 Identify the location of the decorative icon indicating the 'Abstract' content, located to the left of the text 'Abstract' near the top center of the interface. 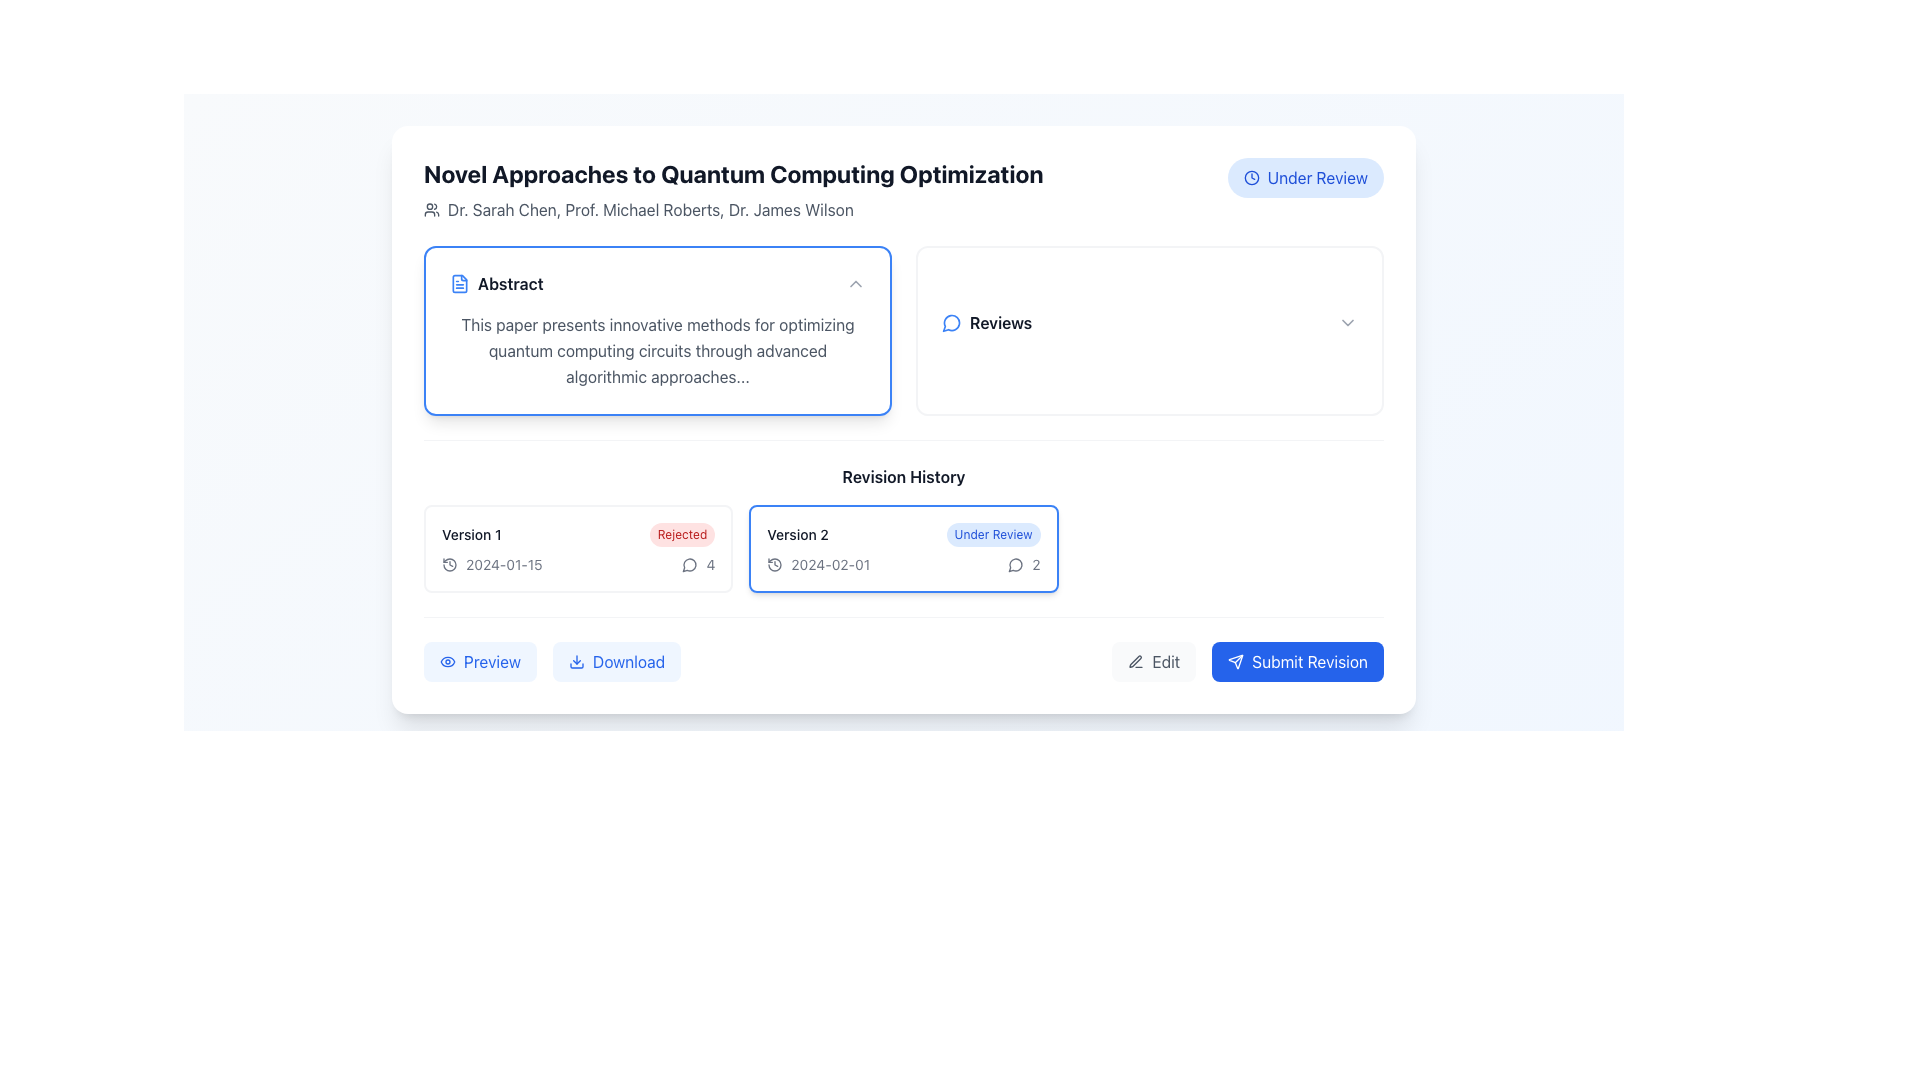
(459, 284).